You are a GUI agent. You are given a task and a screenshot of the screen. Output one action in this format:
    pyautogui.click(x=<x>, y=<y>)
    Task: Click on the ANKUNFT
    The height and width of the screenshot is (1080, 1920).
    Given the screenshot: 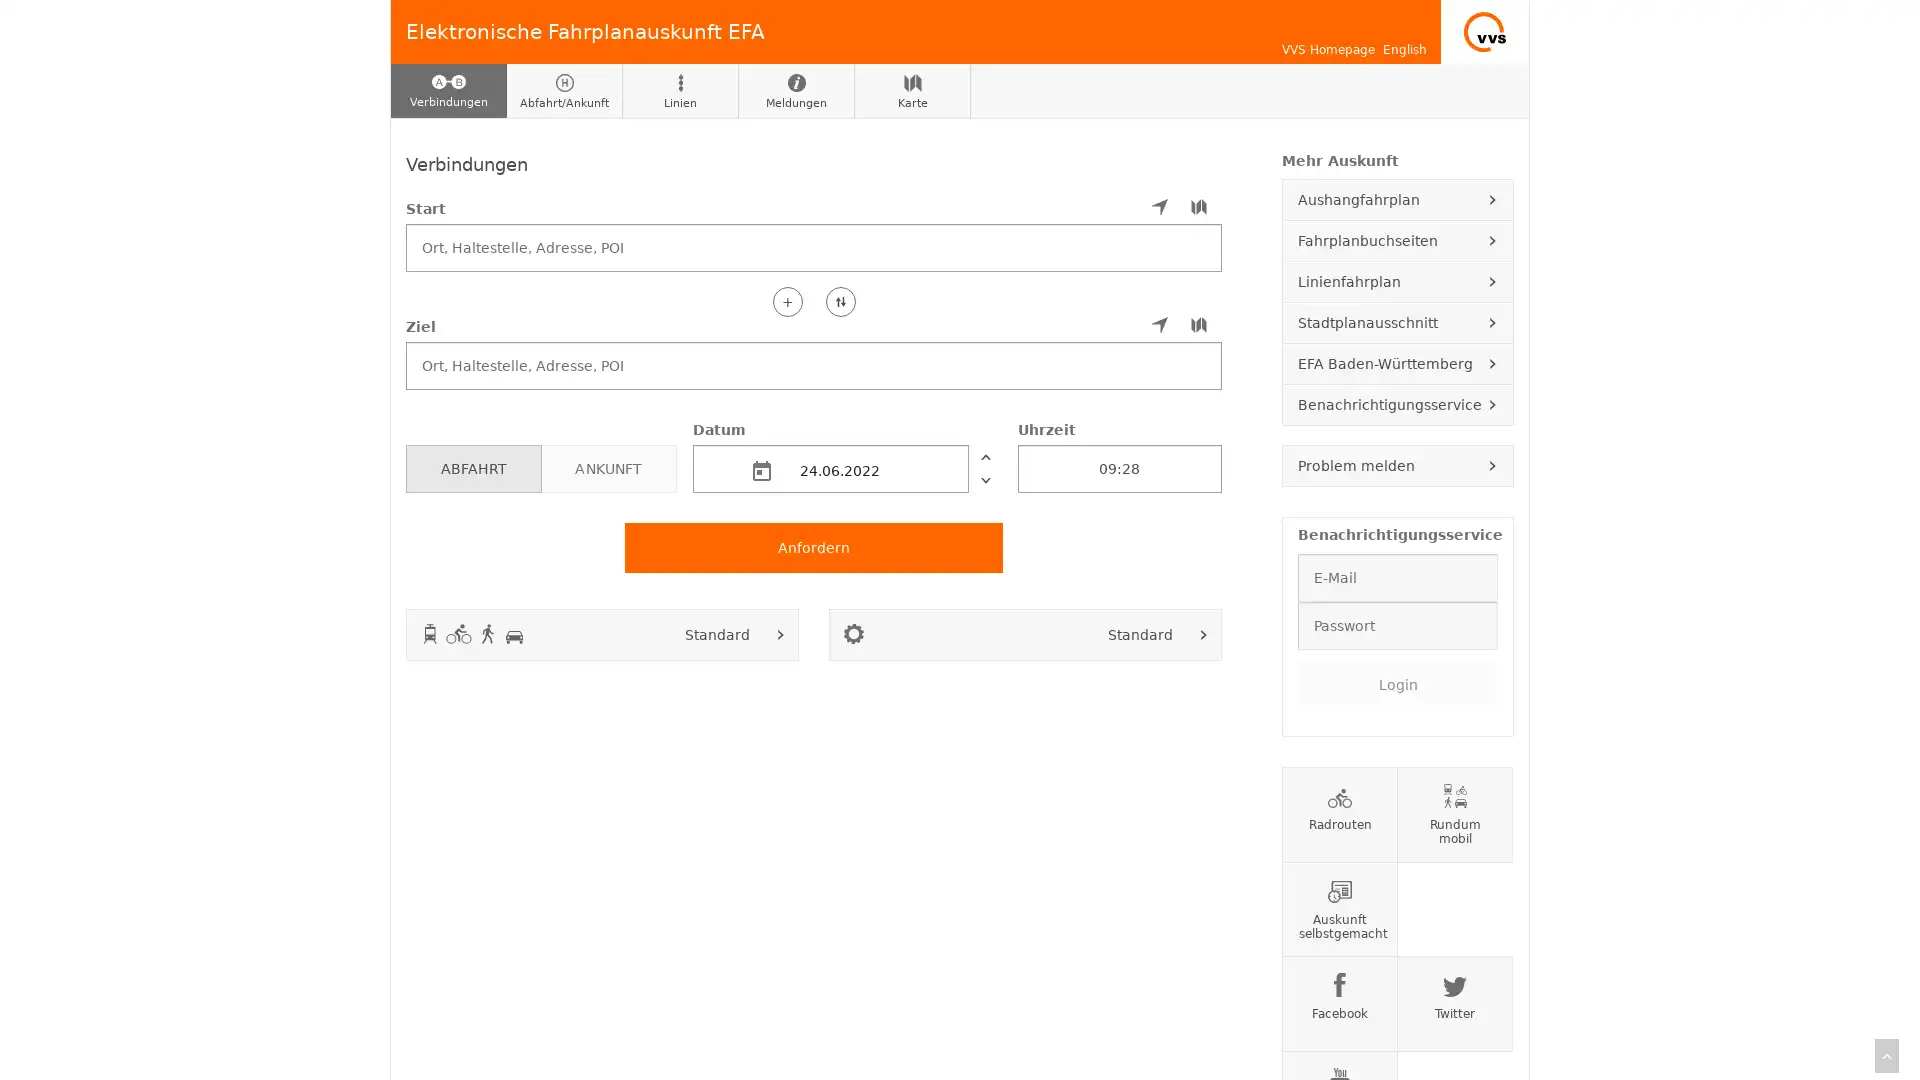 What is the action you would take?
    pyautogui.click(x=607, y=467)
    